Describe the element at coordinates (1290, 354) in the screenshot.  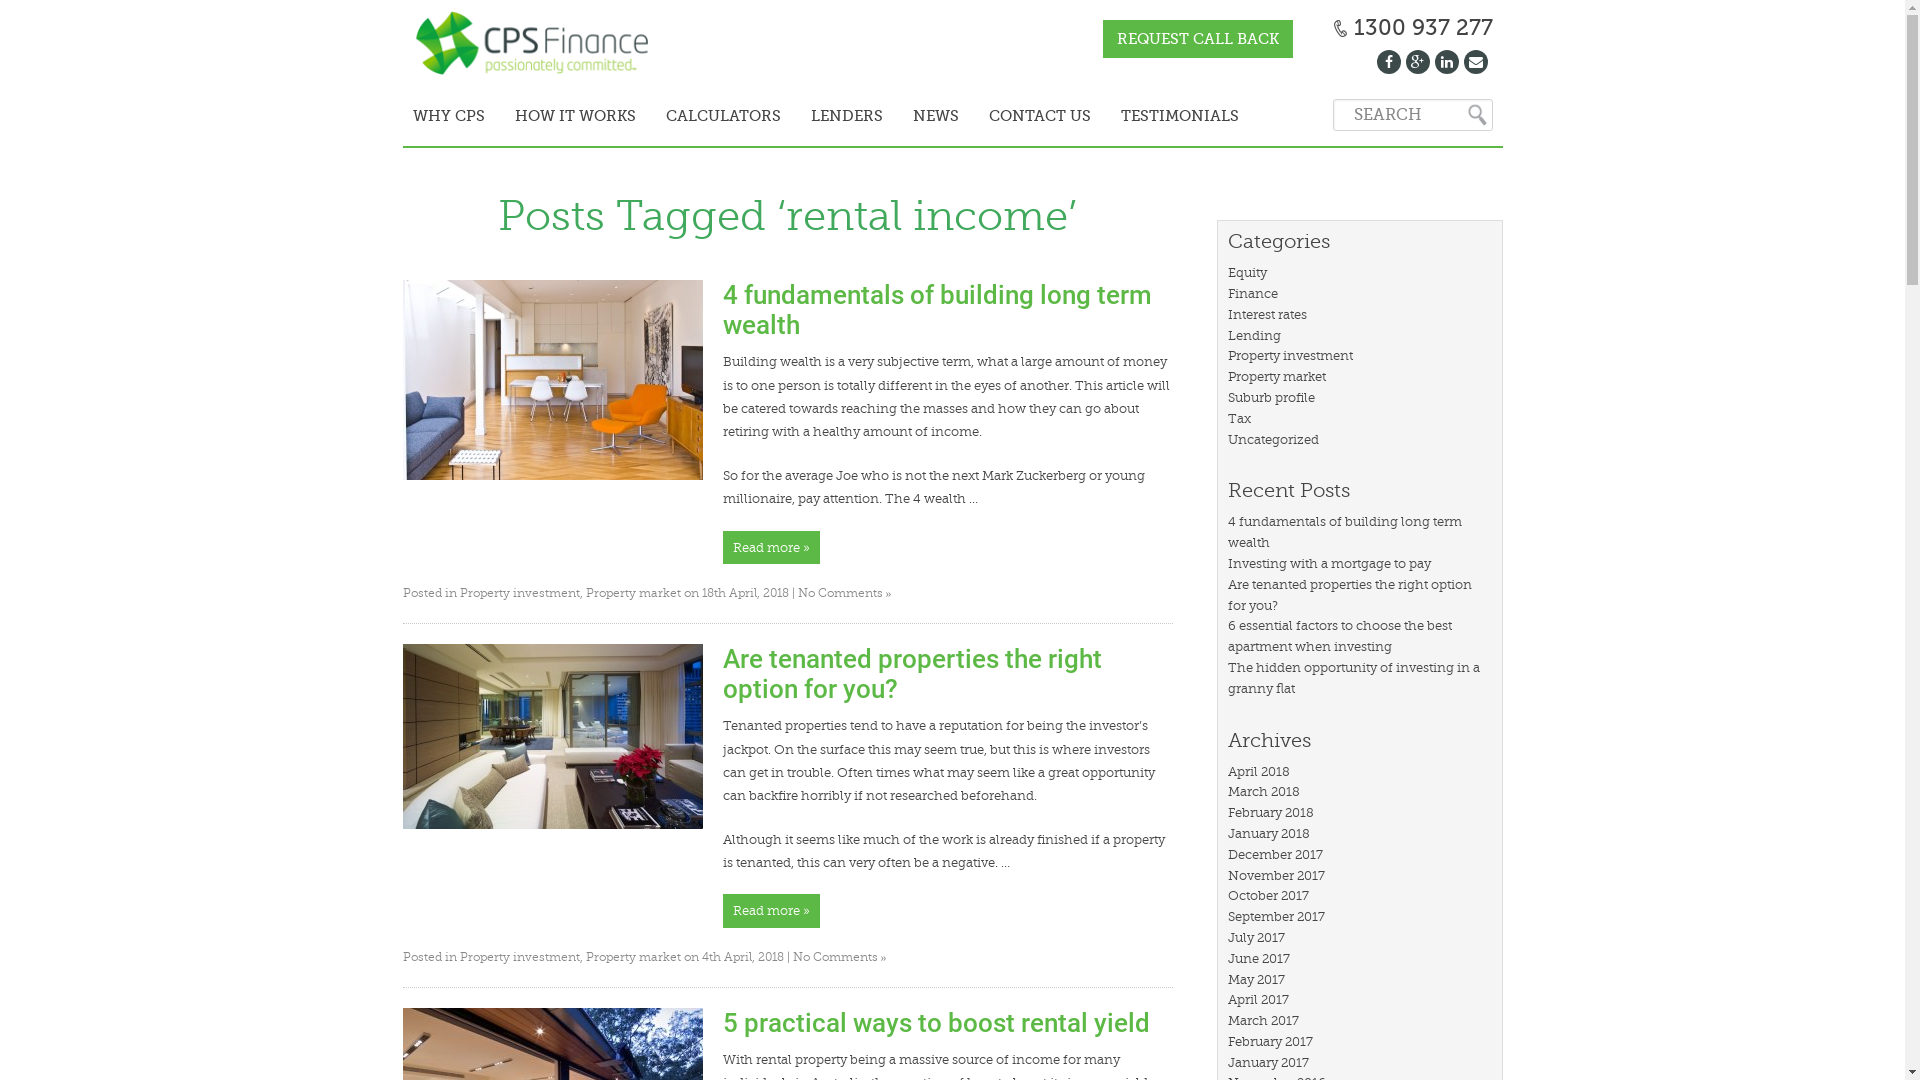
I see `'Property investment'` at that location.